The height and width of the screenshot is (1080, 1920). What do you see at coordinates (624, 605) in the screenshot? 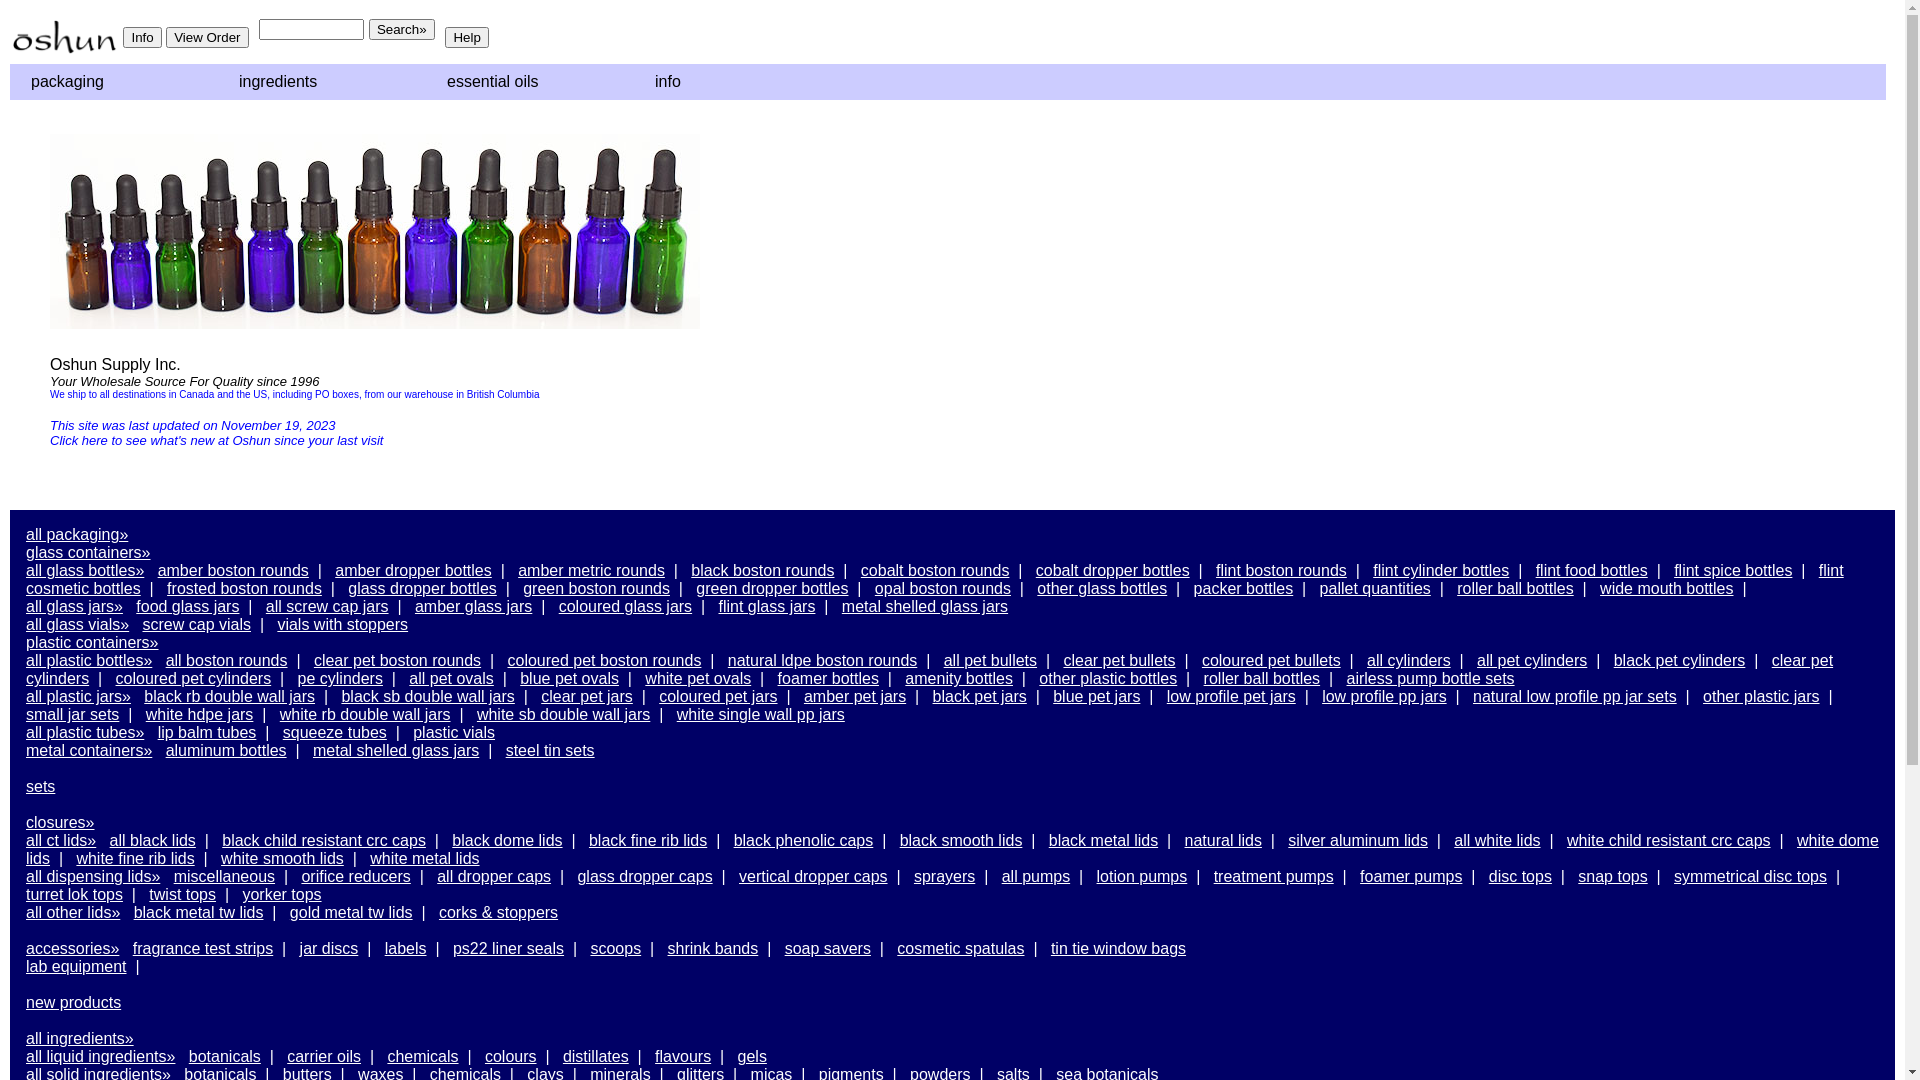
I see `'coloured glass jars'` at bounding box center [624, 605].